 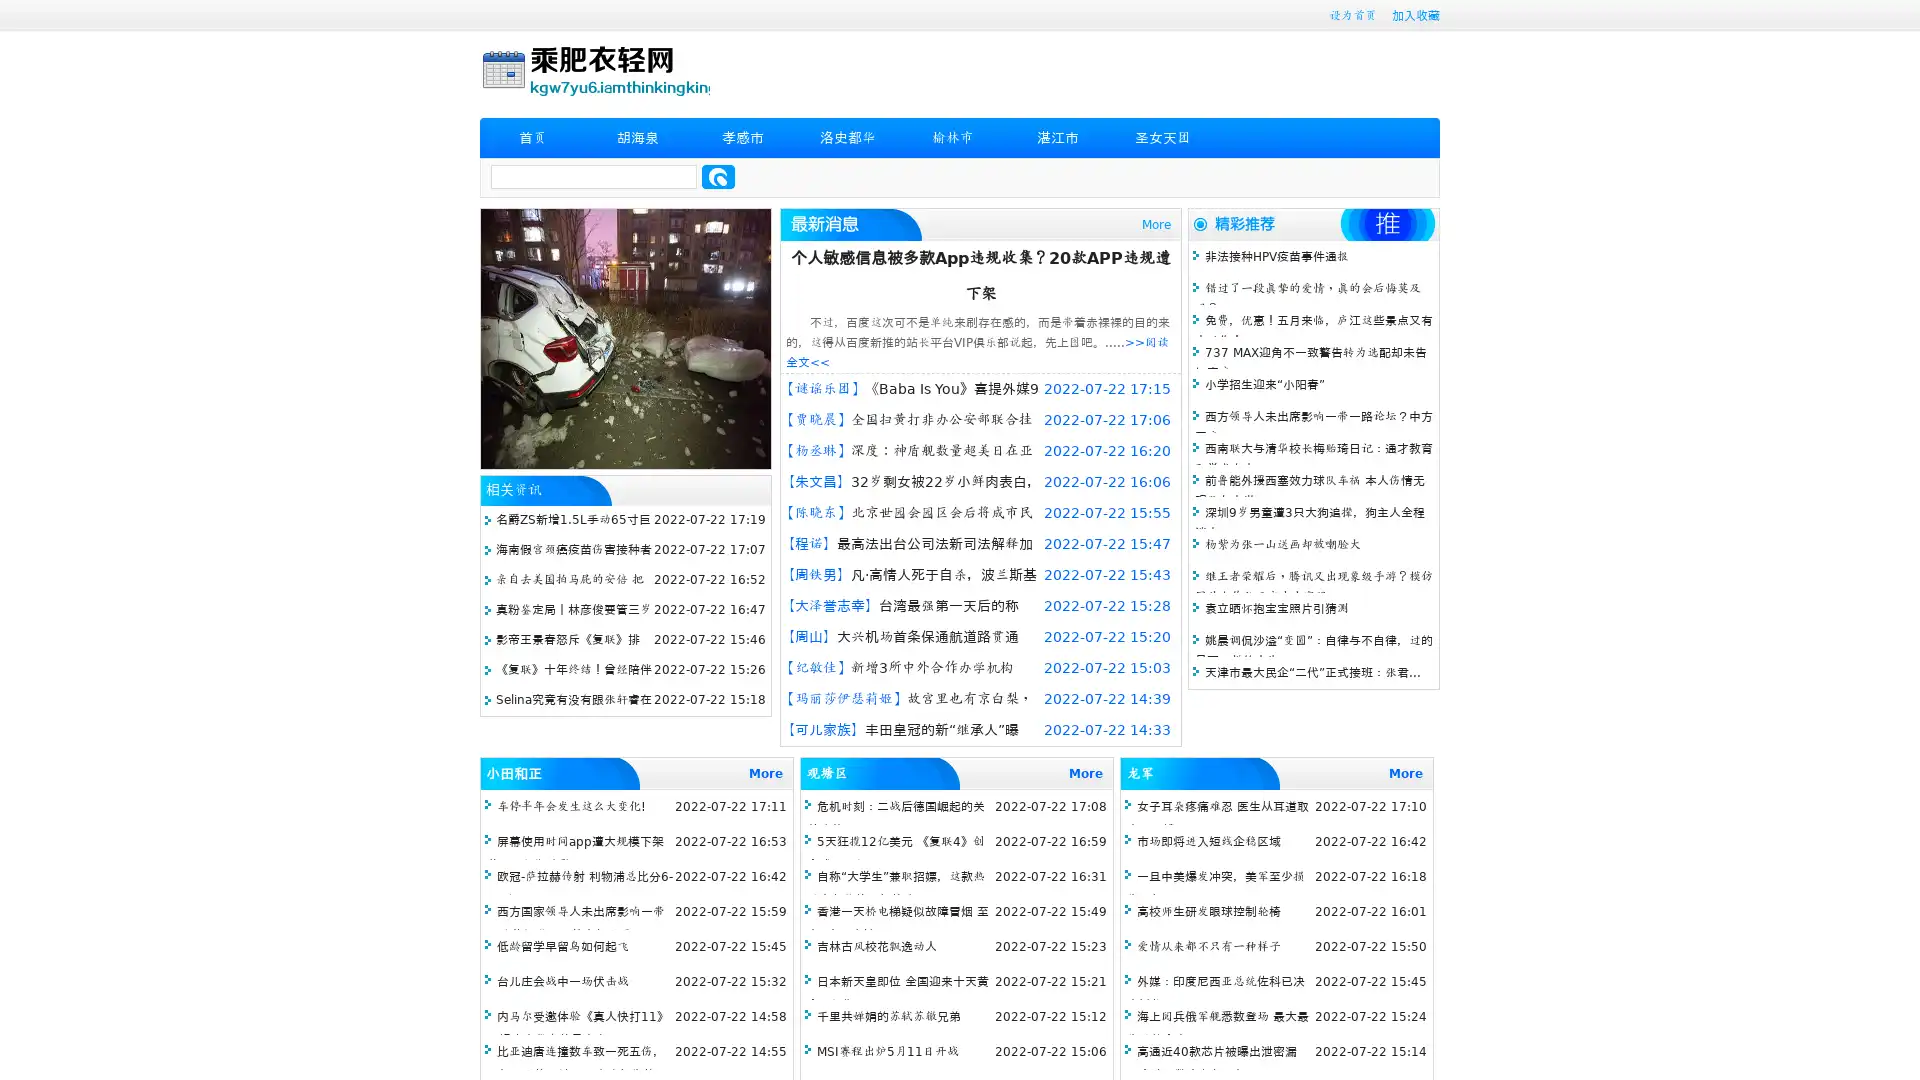 What do you see at coordinates (718, 176) in the screenshot?
I see `Search` at bounding box center [718, 176].